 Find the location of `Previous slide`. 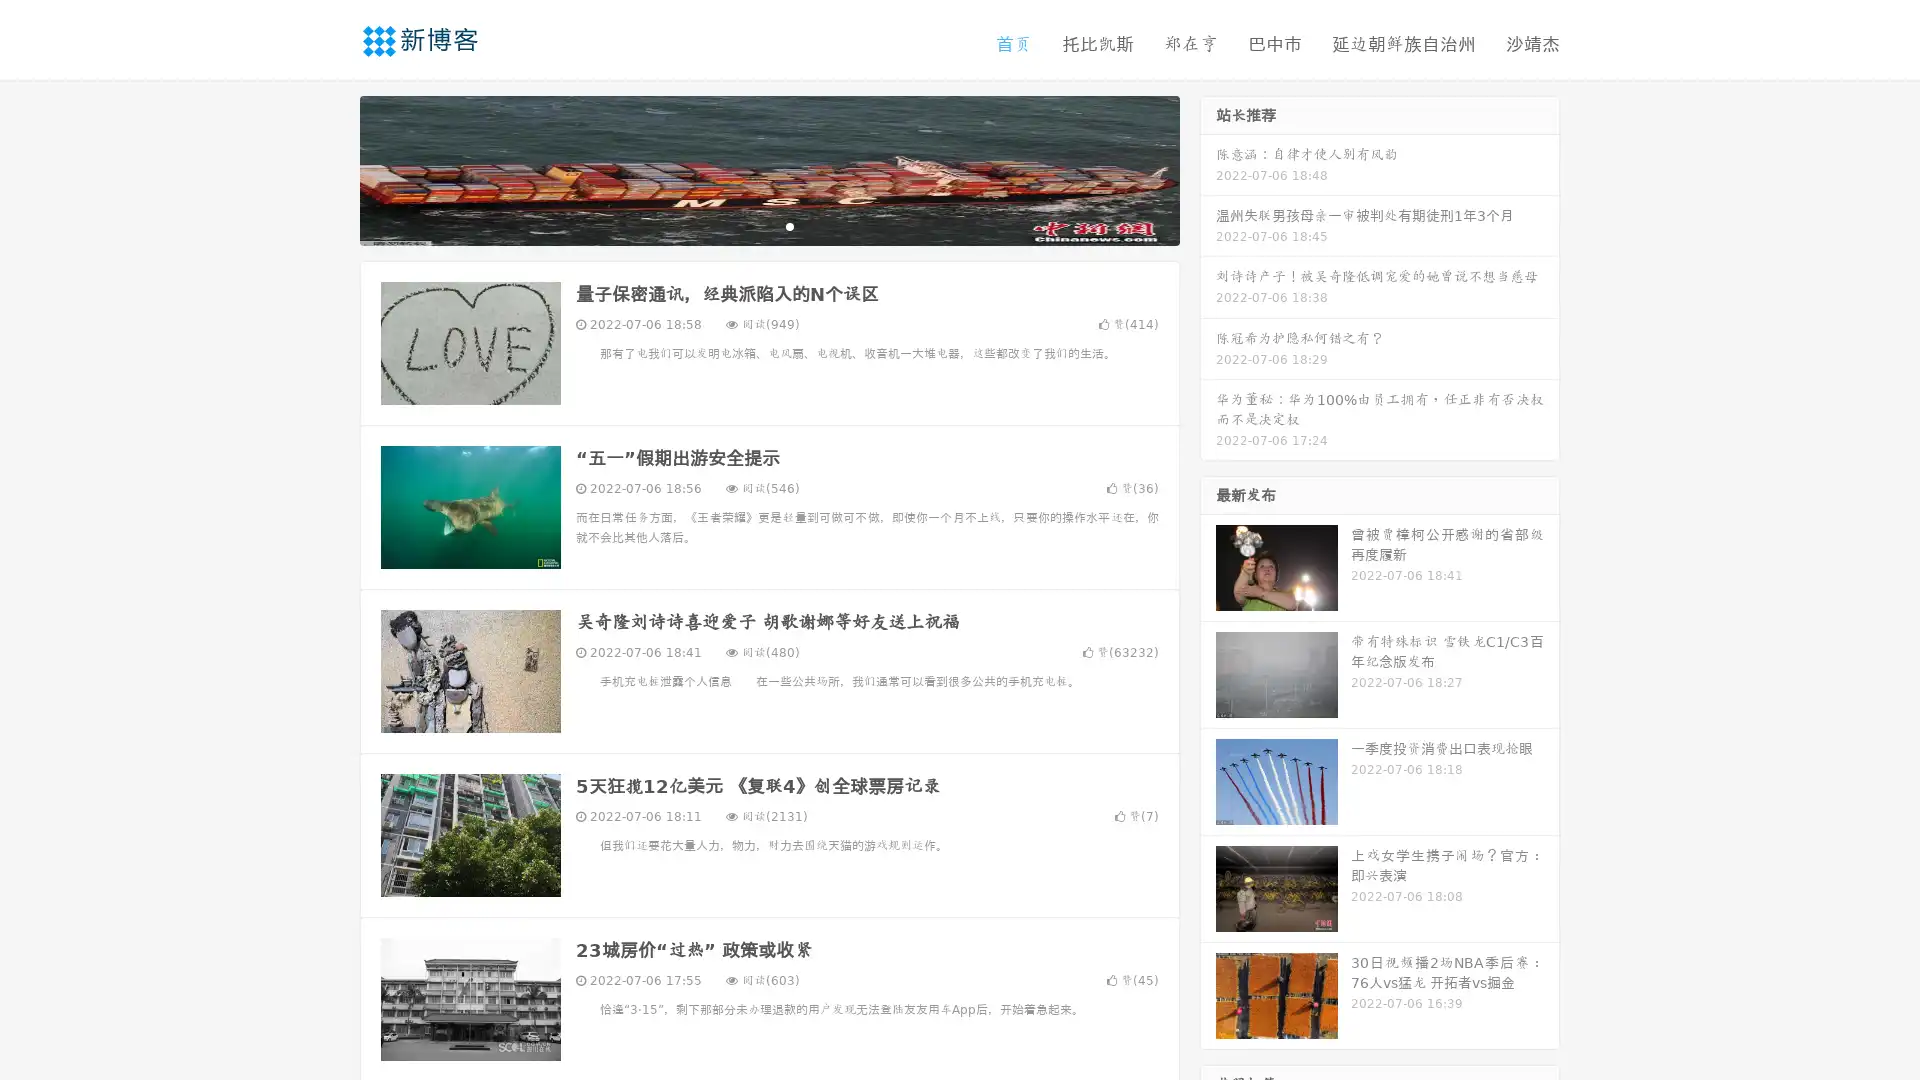

Previous slide is located at coordinates (330, 168).